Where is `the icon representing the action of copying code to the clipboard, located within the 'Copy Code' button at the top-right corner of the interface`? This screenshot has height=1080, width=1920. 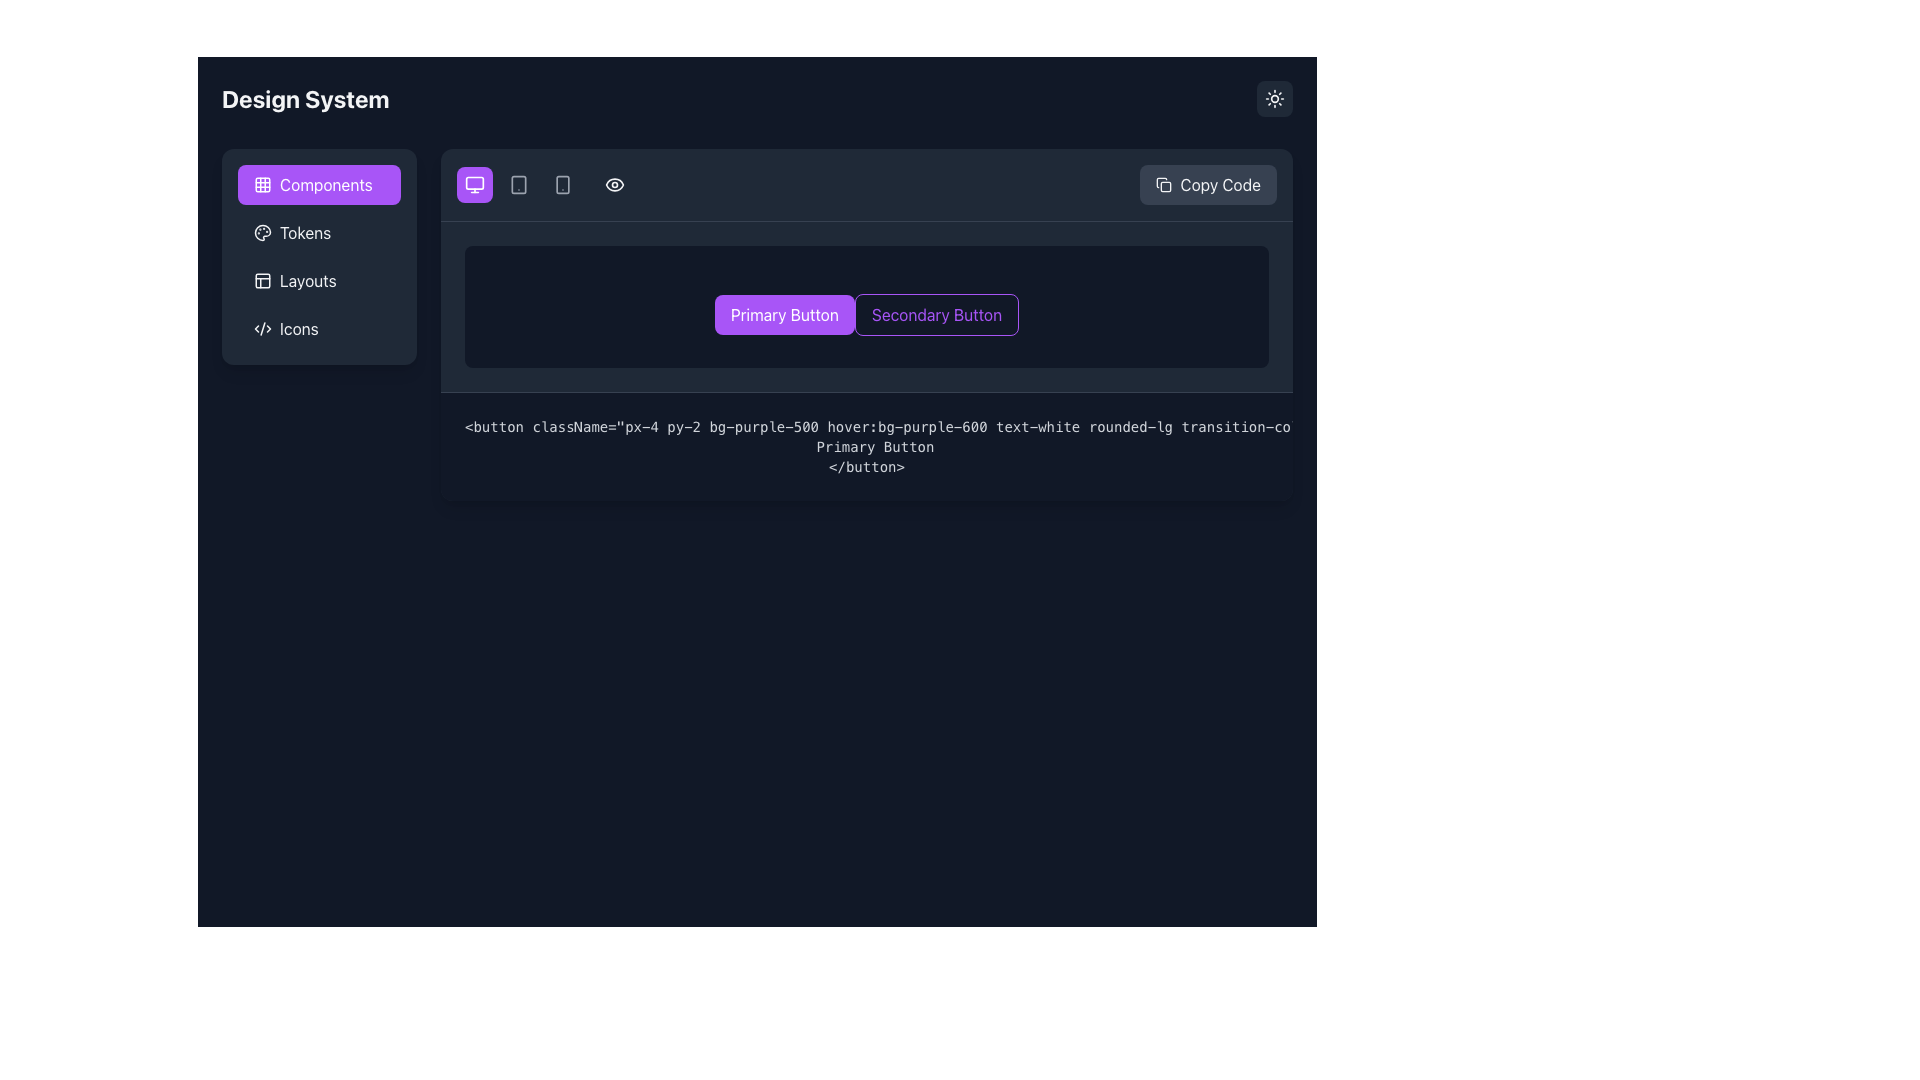 the icon representing the action of copying code to the clipboard, located within the 'Copy Code' button at the top-right corner of the interface is located at coordinates (1164, 185).